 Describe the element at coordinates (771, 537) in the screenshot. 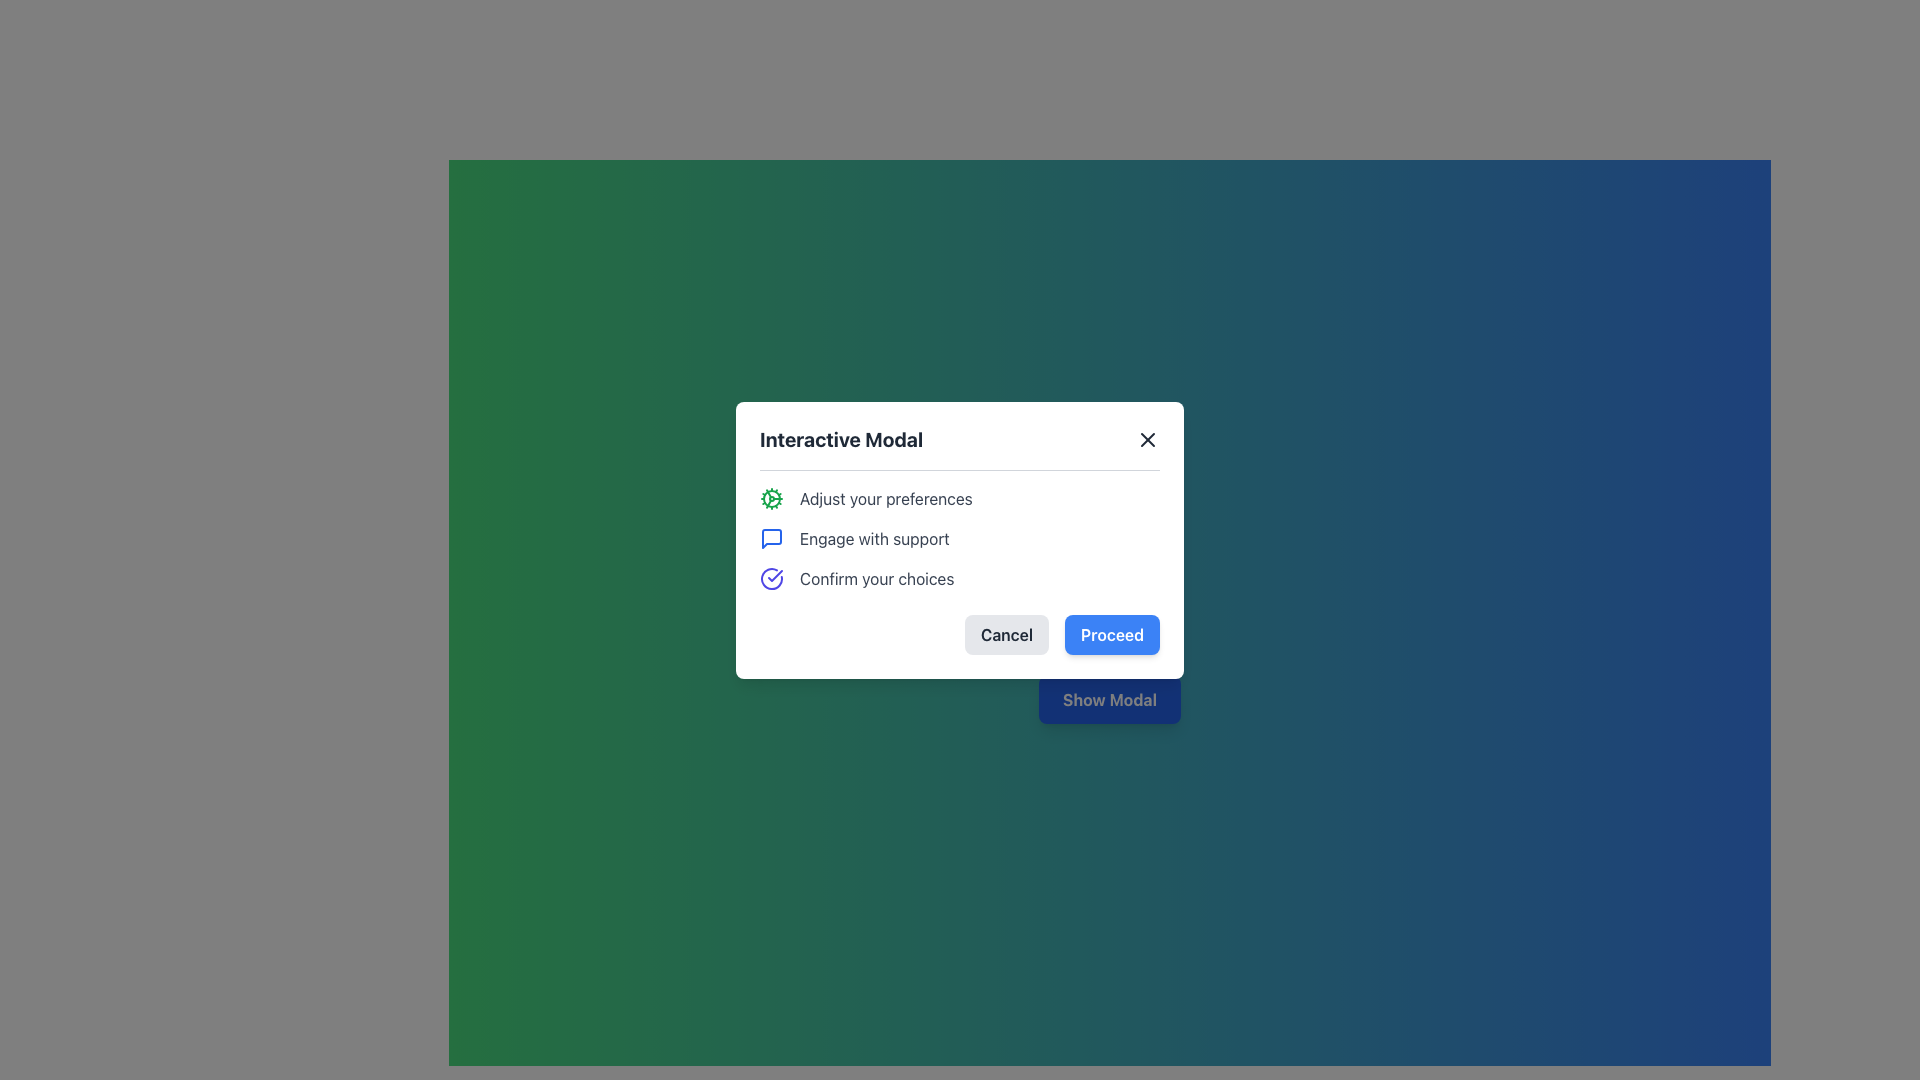

I see `the 'Engage with support' icon, which serves as a visual cue for messaging or communication within the modal interface` at that location.